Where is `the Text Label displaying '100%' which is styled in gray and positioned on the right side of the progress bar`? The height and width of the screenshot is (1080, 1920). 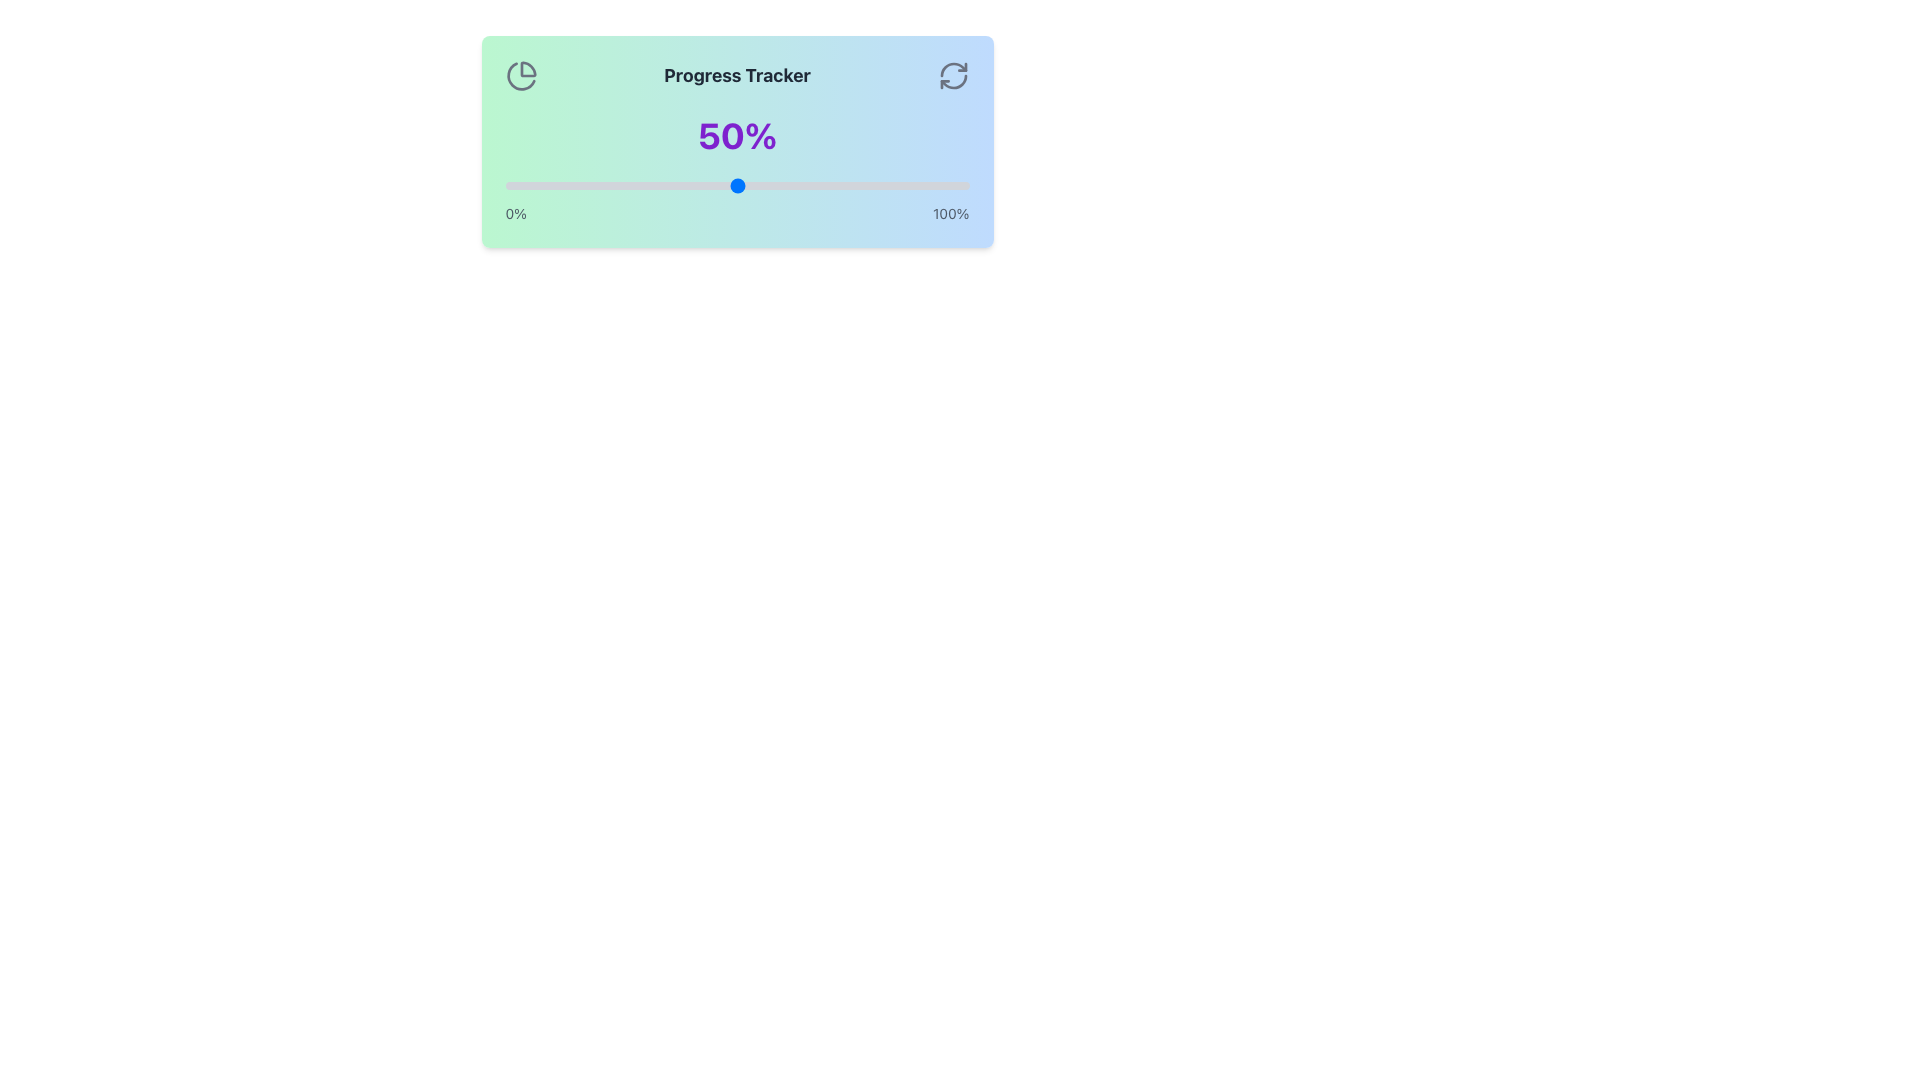 the Text Label displaying '100%' which is styled in gray and positioned on the right side of the progress bar is located at coordinates (950, 213).